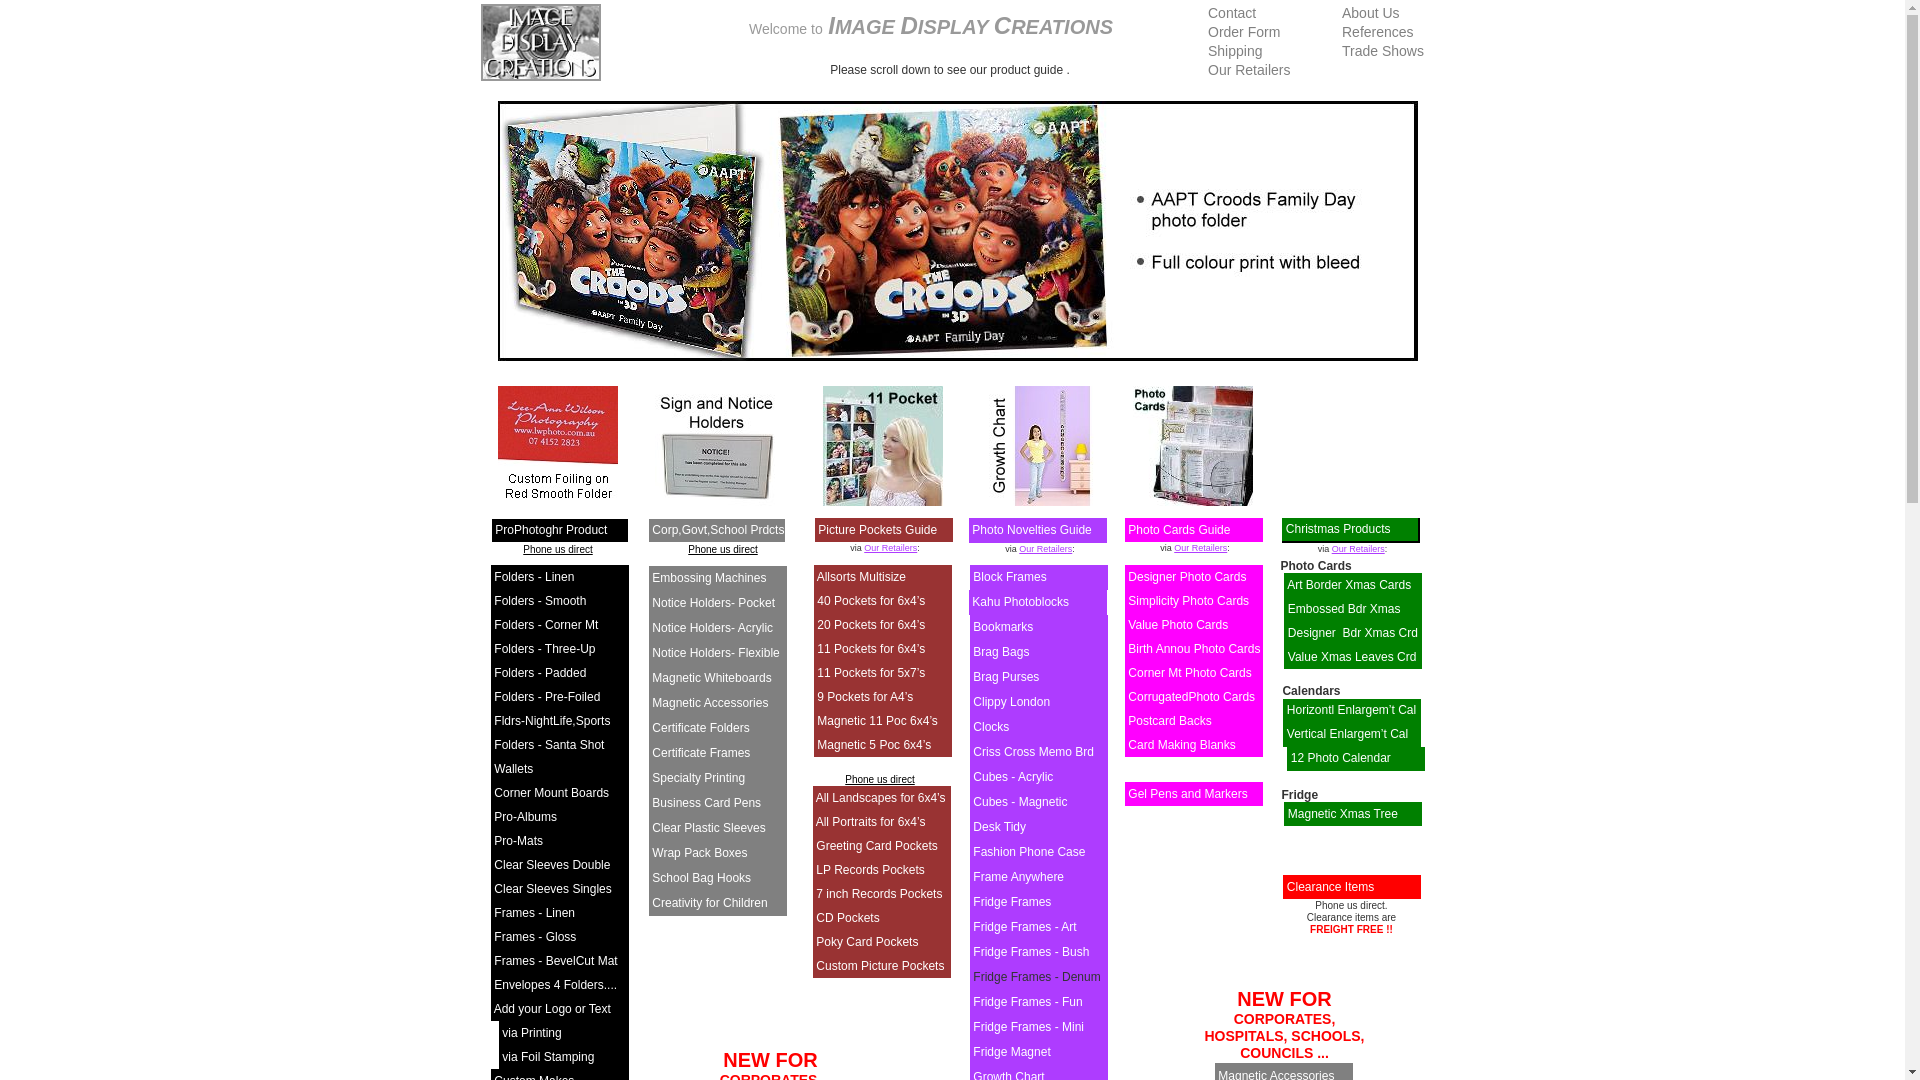 The height and width of the screenshot is (1080, 1920). I want to click on 'Frame Anywhere', so click(1018, 875).